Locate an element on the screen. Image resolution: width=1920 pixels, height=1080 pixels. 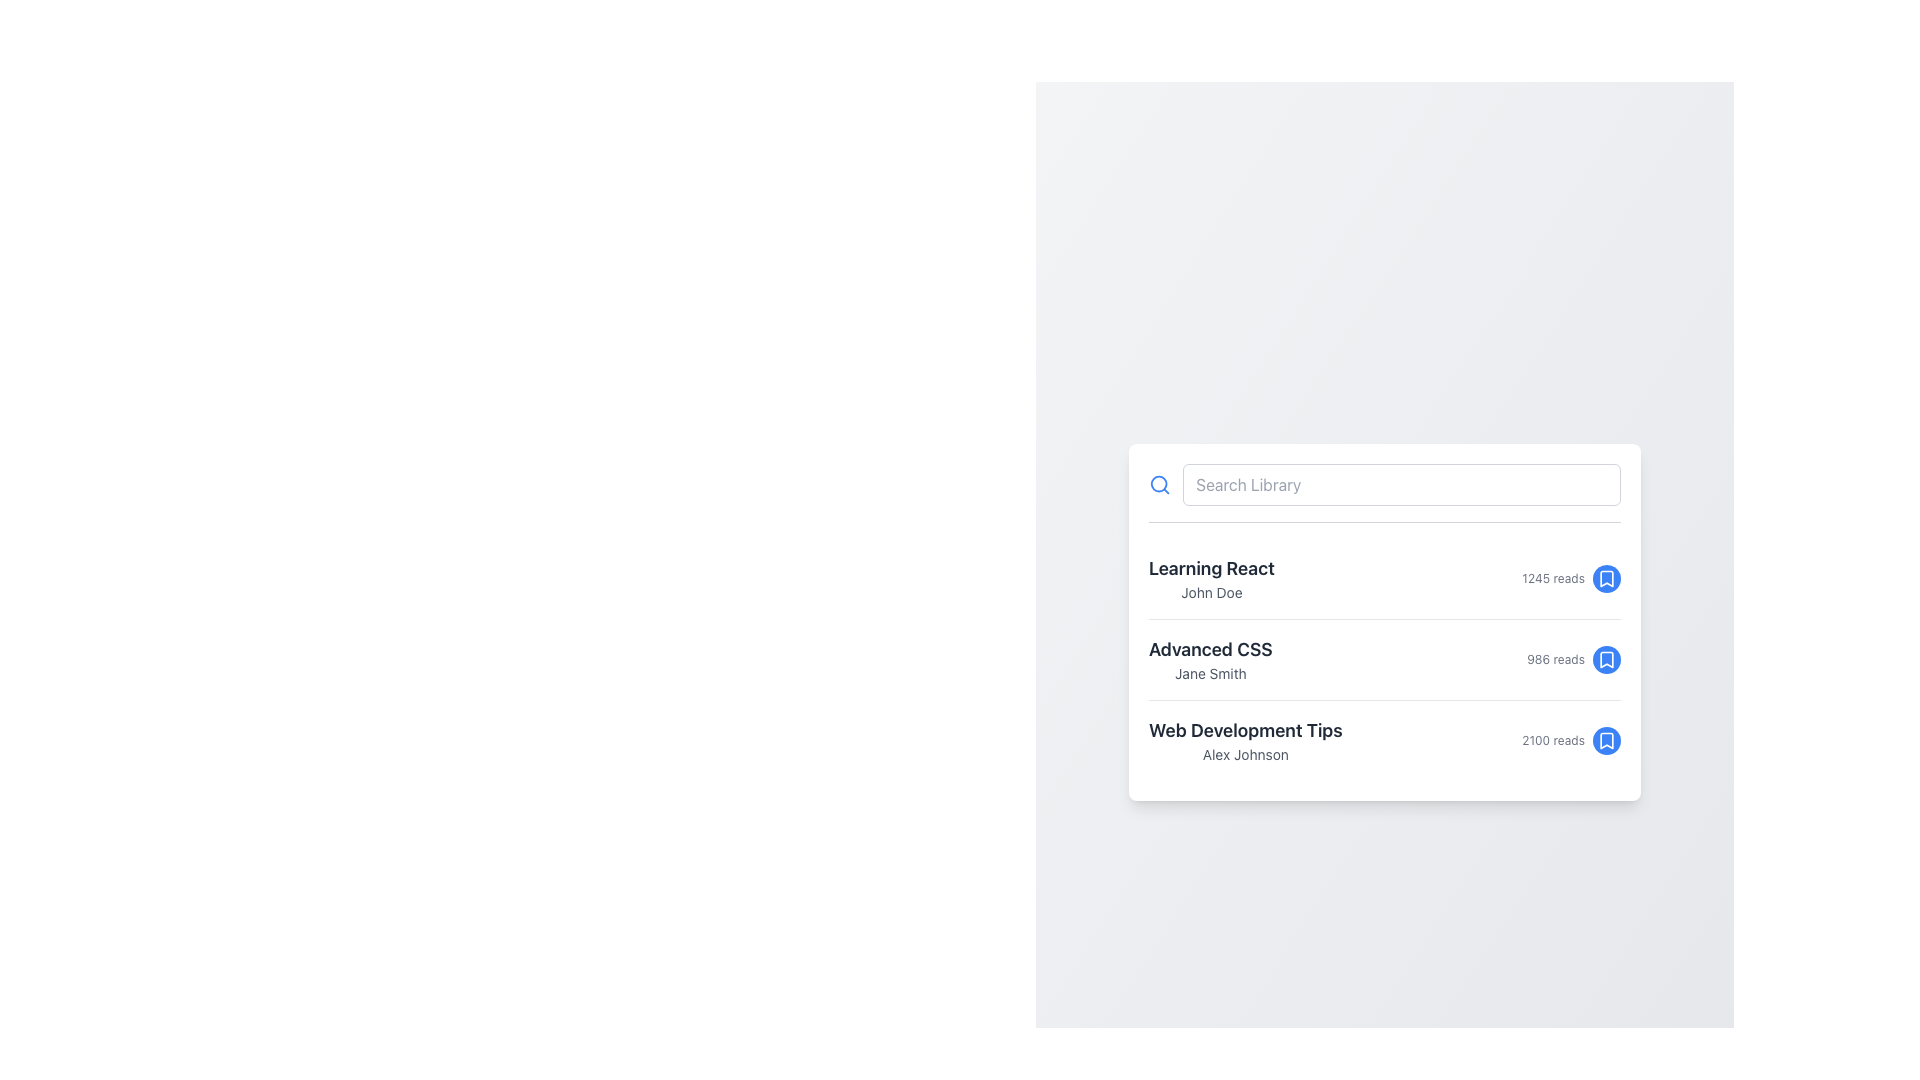
the bookmark icon from the composite element displaying the number of reads (986) for the topic 'Advanced CSS' by 'Jane Smith' is located at coordinates (1573, 659).